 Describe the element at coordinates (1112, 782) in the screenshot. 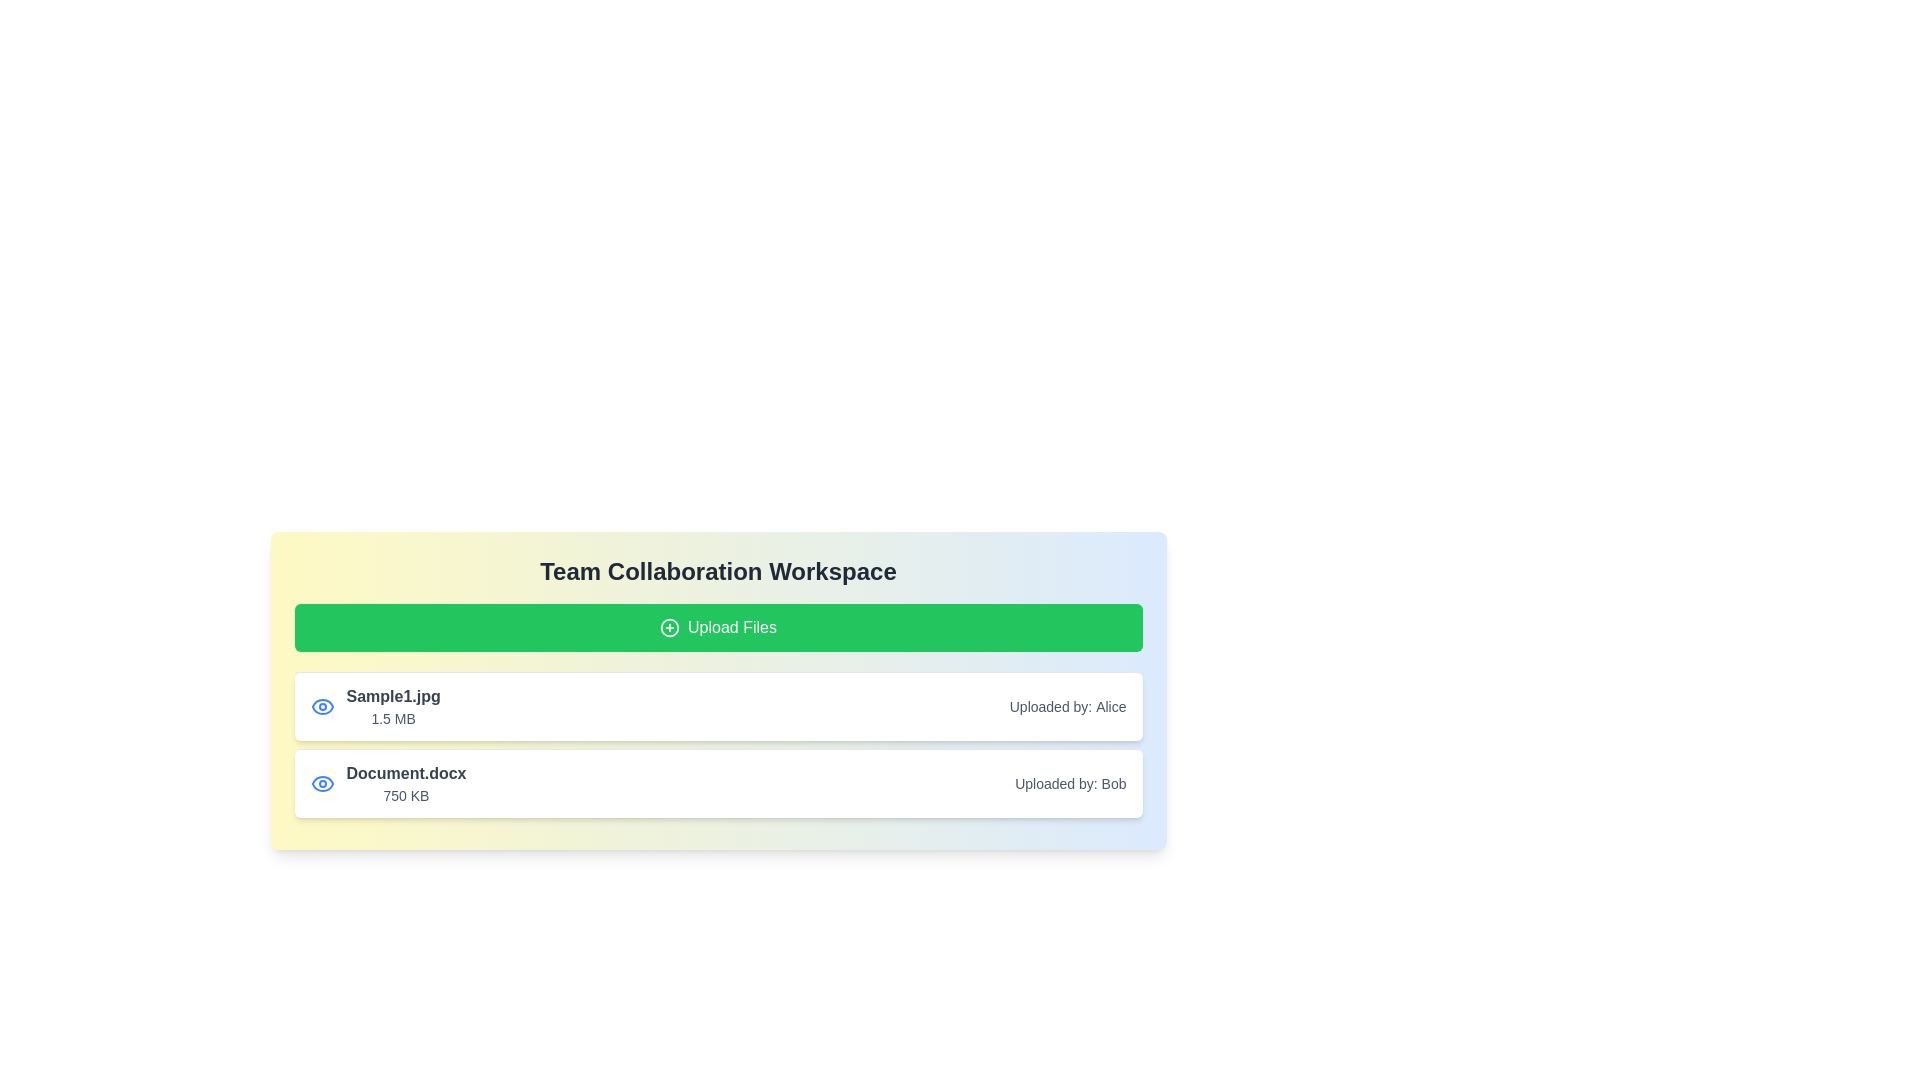

I see `the Text Label that displays the uploader's name associated with a specific file, located in the bottom-right corner of the file detail box, next to 'Uploaded by:'` at that location.